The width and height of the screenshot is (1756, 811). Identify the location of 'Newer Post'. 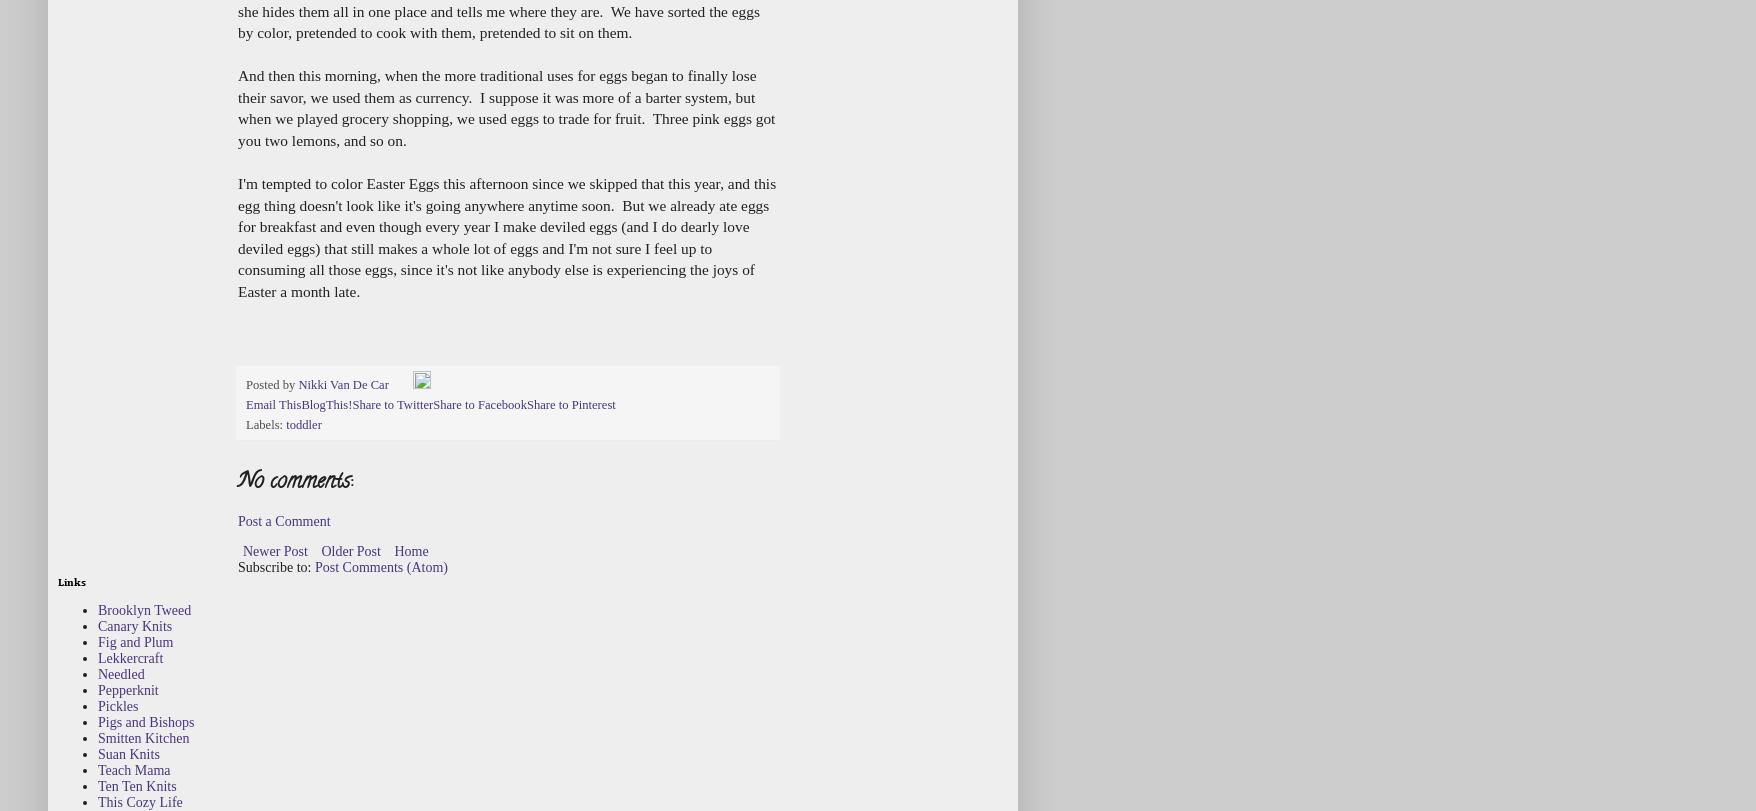
(274, 549).